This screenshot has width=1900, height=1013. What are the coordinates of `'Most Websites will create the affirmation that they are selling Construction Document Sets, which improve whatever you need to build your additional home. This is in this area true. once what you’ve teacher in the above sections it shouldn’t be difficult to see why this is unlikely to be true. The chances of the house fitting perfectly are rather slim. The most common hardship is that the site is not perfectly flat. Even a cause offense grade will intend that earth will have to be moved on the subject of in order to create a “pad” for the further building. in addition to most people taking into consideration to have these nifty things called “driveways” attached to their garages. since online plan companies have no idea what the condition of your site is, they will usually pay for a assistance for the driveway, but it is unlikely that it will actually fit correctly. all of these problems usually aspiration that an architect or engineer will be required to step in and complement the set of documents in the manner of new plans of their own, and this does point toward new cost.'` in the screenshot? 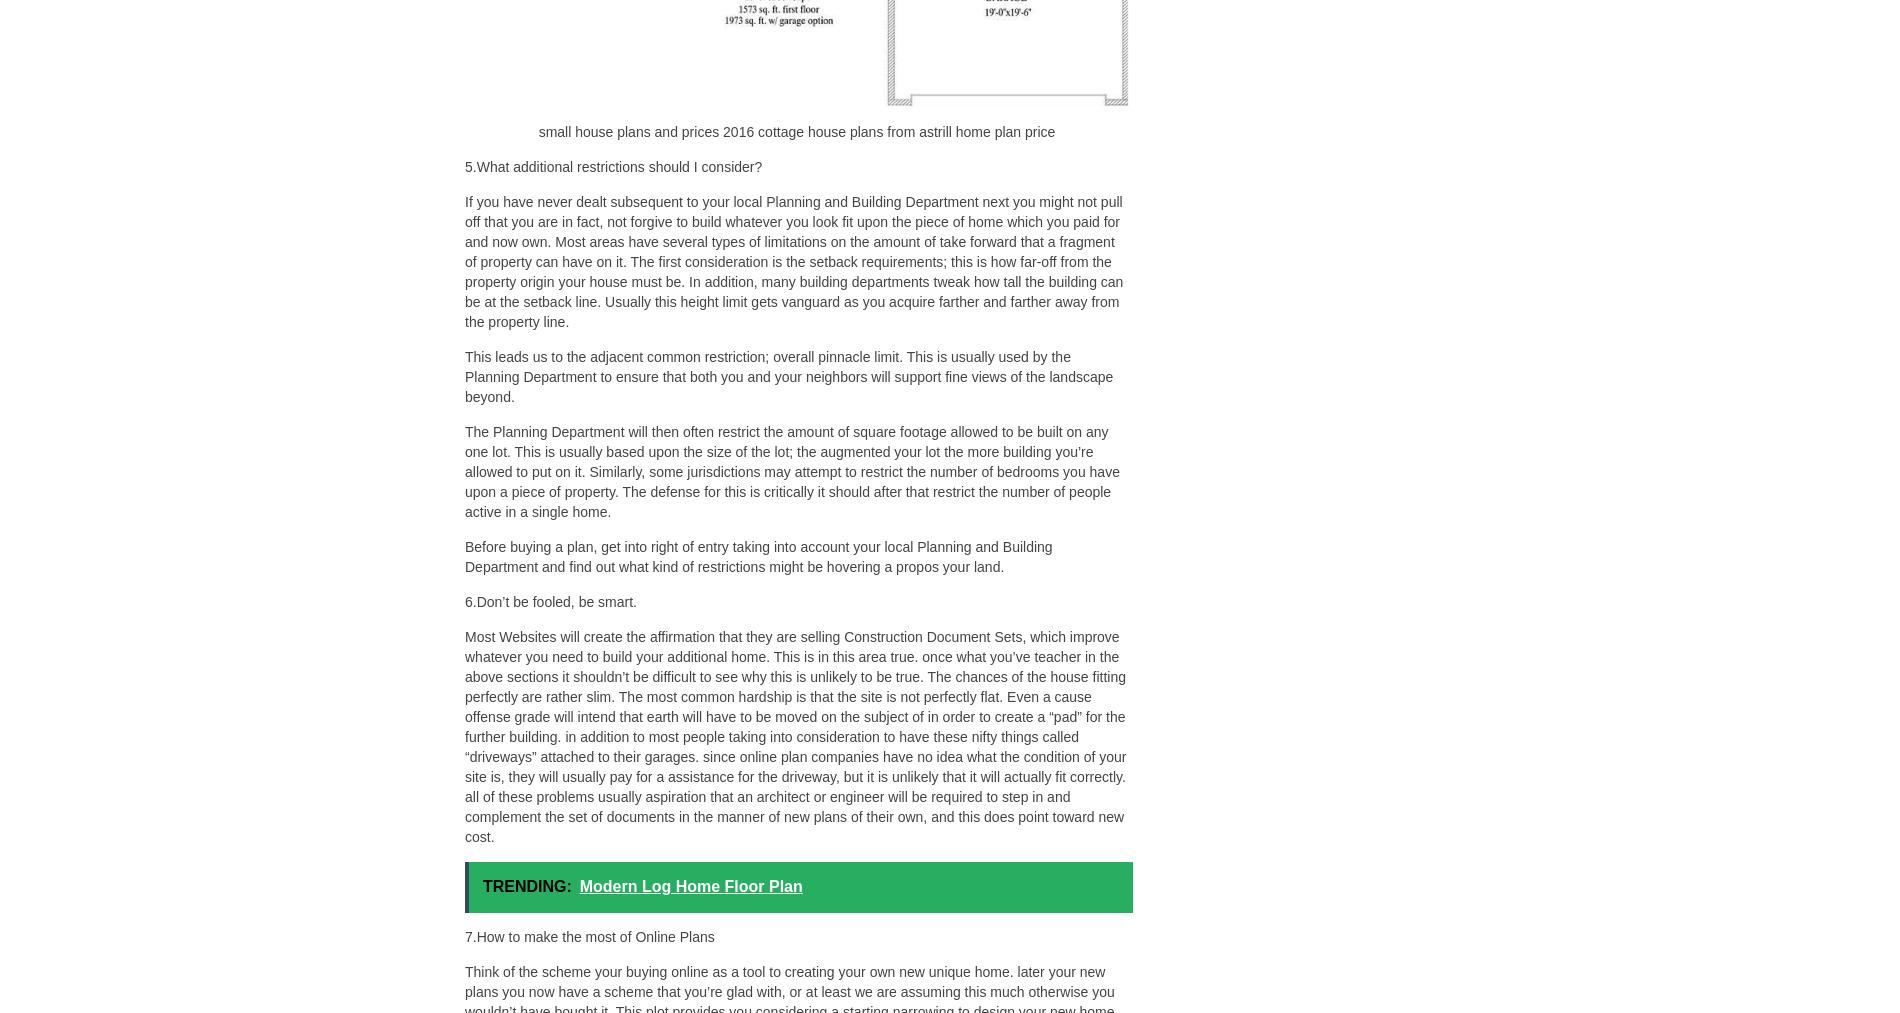 It's located at (794, 736).